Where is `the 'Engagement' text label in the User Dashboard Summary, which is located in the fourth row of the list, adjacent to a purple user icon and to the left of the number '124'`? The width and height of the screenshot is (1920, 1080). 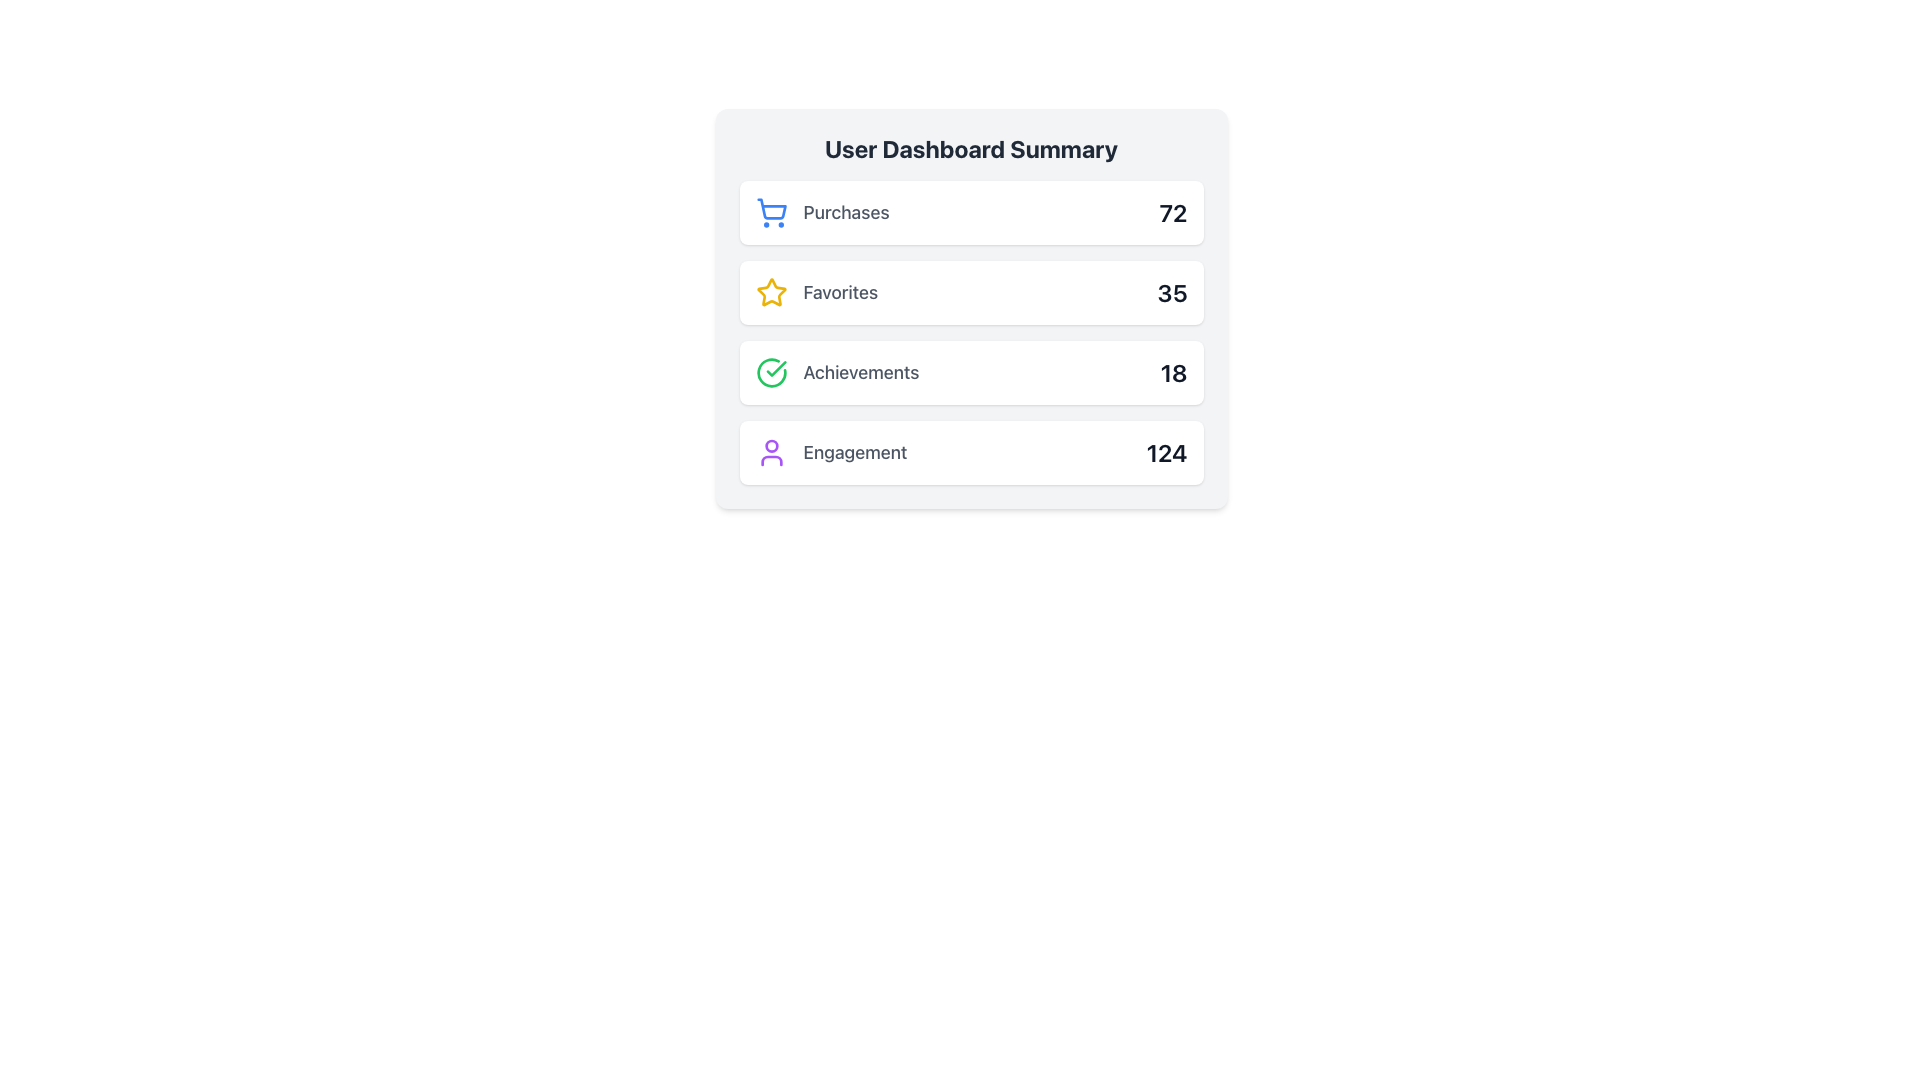
the 'Engagement' text label in the User Dashboard Summary, which is located in the fourth row of the list, adjacent to a purple user icon and to the left of the number '124' is located at coordinates (855, 452).